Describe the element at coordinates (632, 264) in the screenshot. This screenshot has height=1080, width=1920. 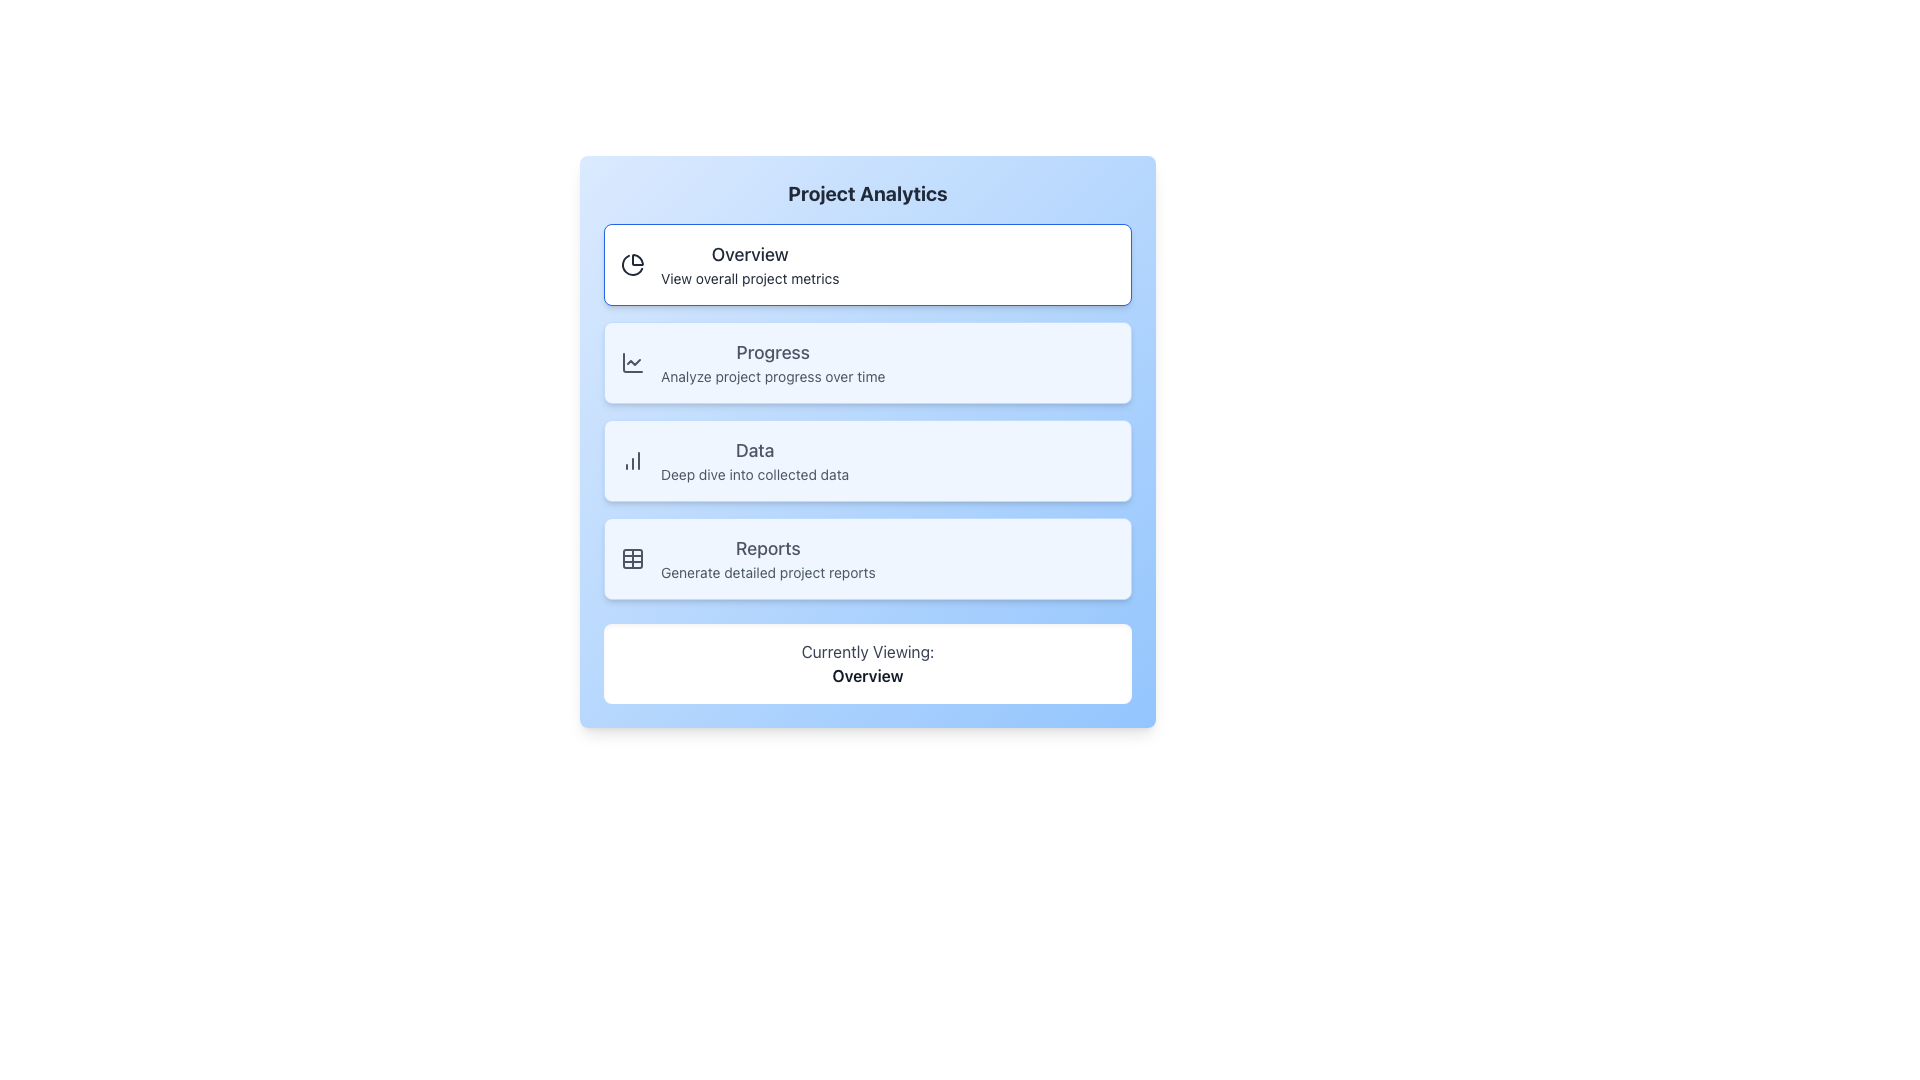
I see `the 'Overview' icon, which represents summary analytics through a pie chart, located at the top-left corner of the 'Overview' section within the card UI` at that location.